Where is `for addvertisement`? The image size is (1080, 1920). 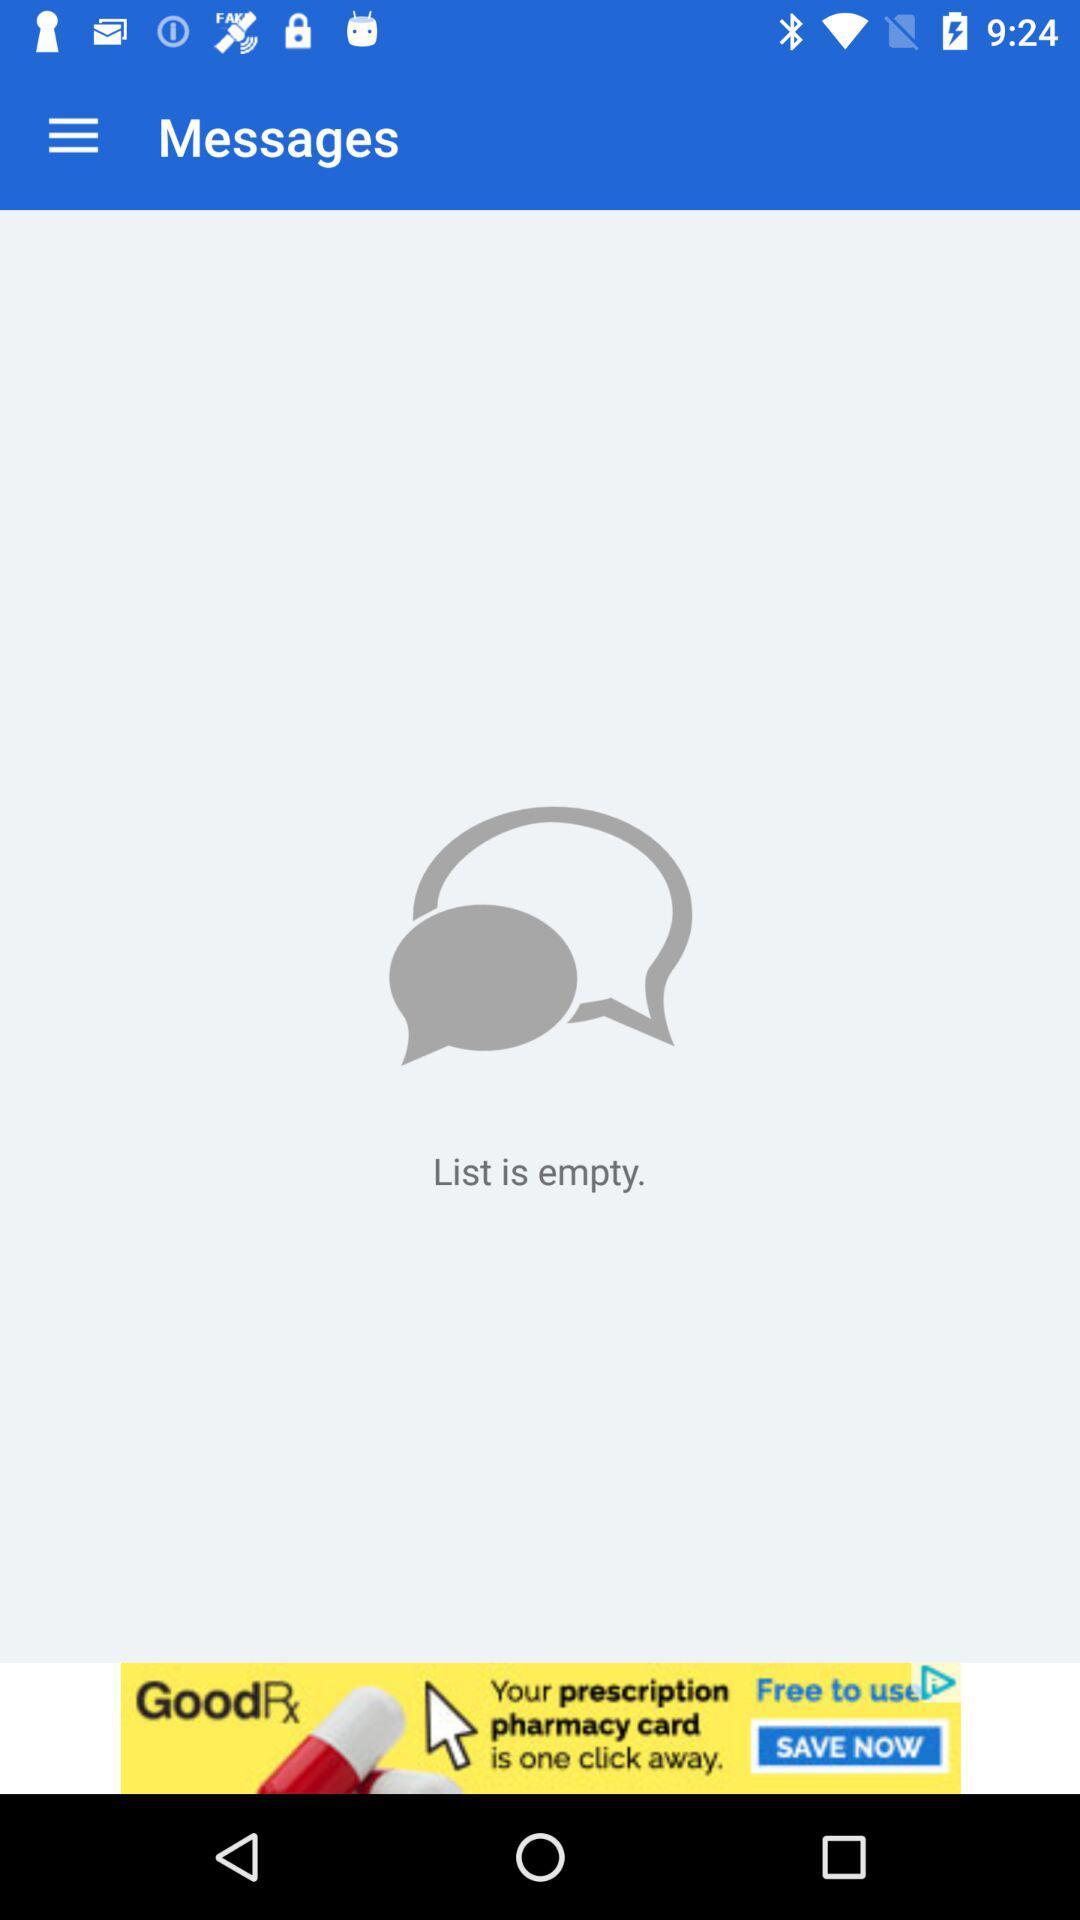
for addvertisement is located at coordinates (540, 1727).